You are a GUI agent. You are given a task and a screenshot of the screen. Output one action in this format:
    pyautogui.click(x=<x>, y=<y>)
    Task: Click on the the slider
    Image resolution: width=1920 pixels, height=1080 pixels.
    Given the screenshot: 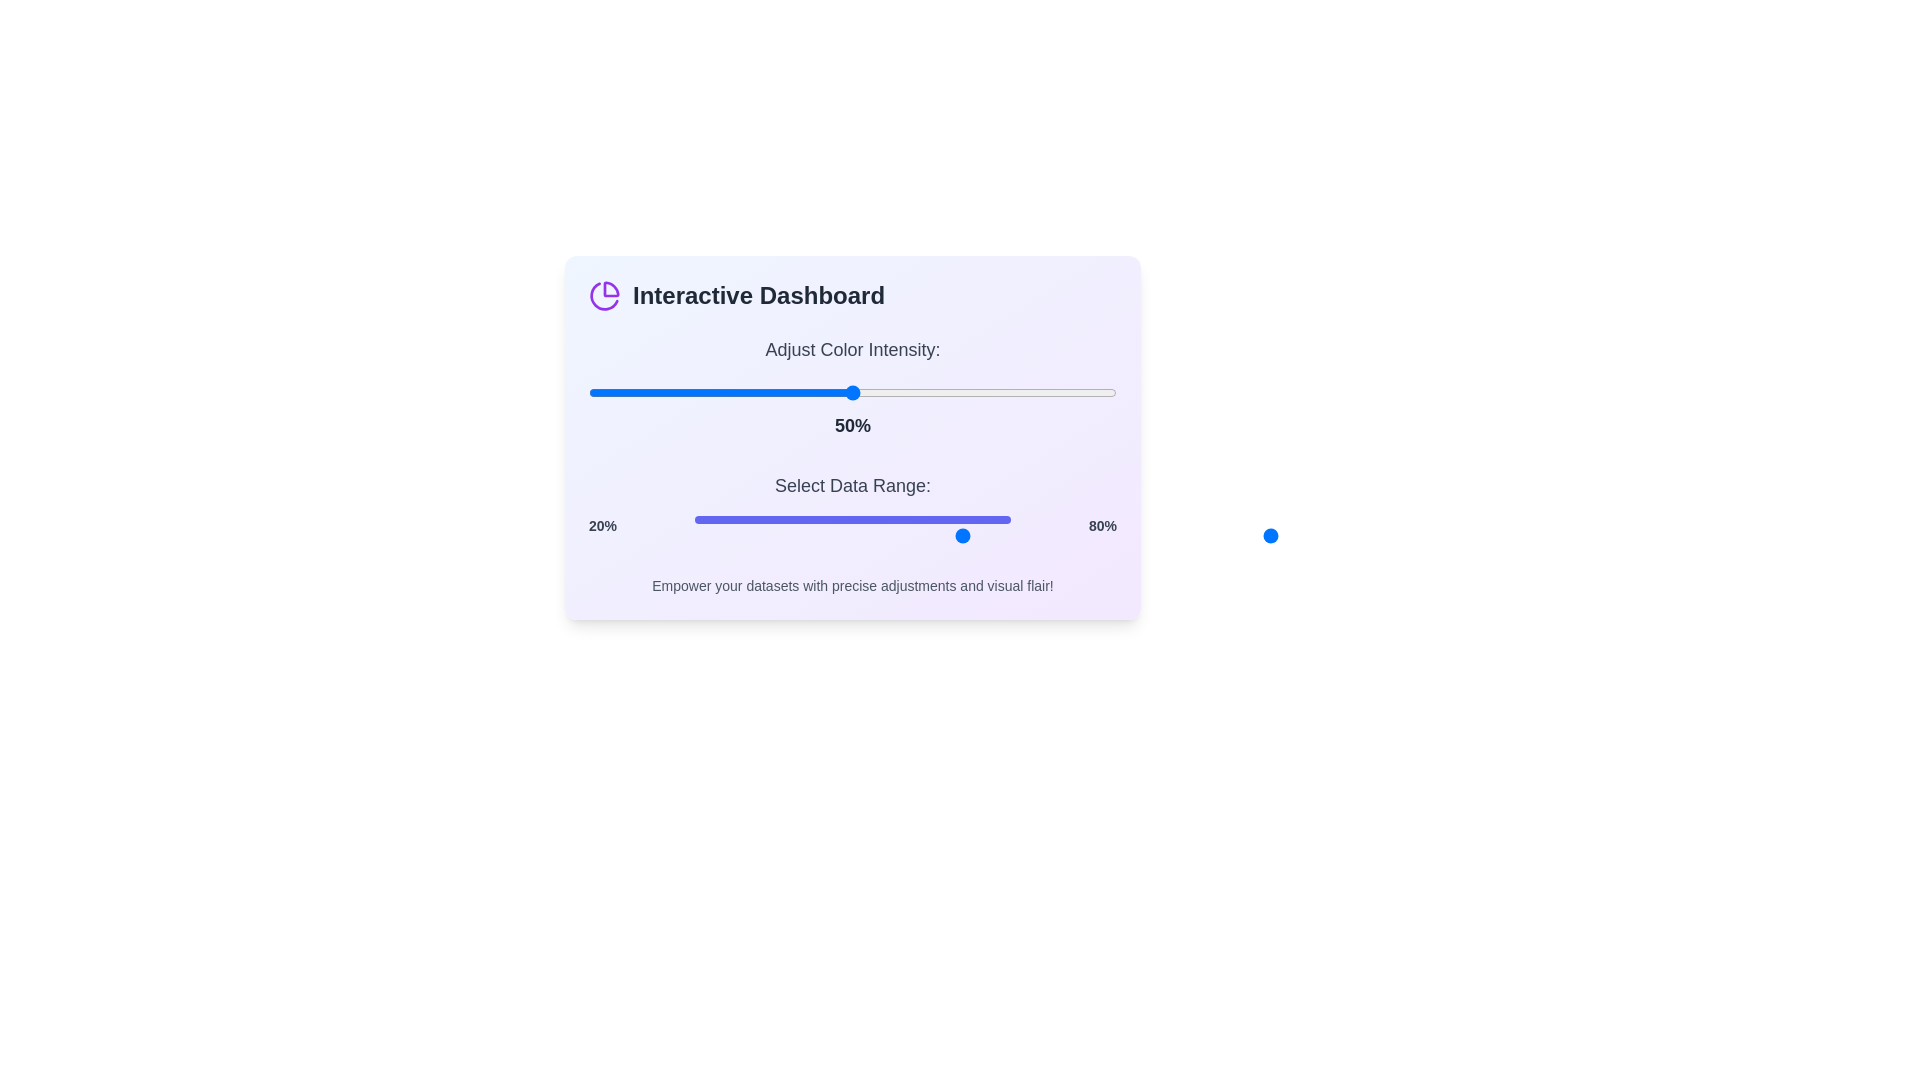 What is the action you would take?
    pyautogui.click(x=603, y=393)
    